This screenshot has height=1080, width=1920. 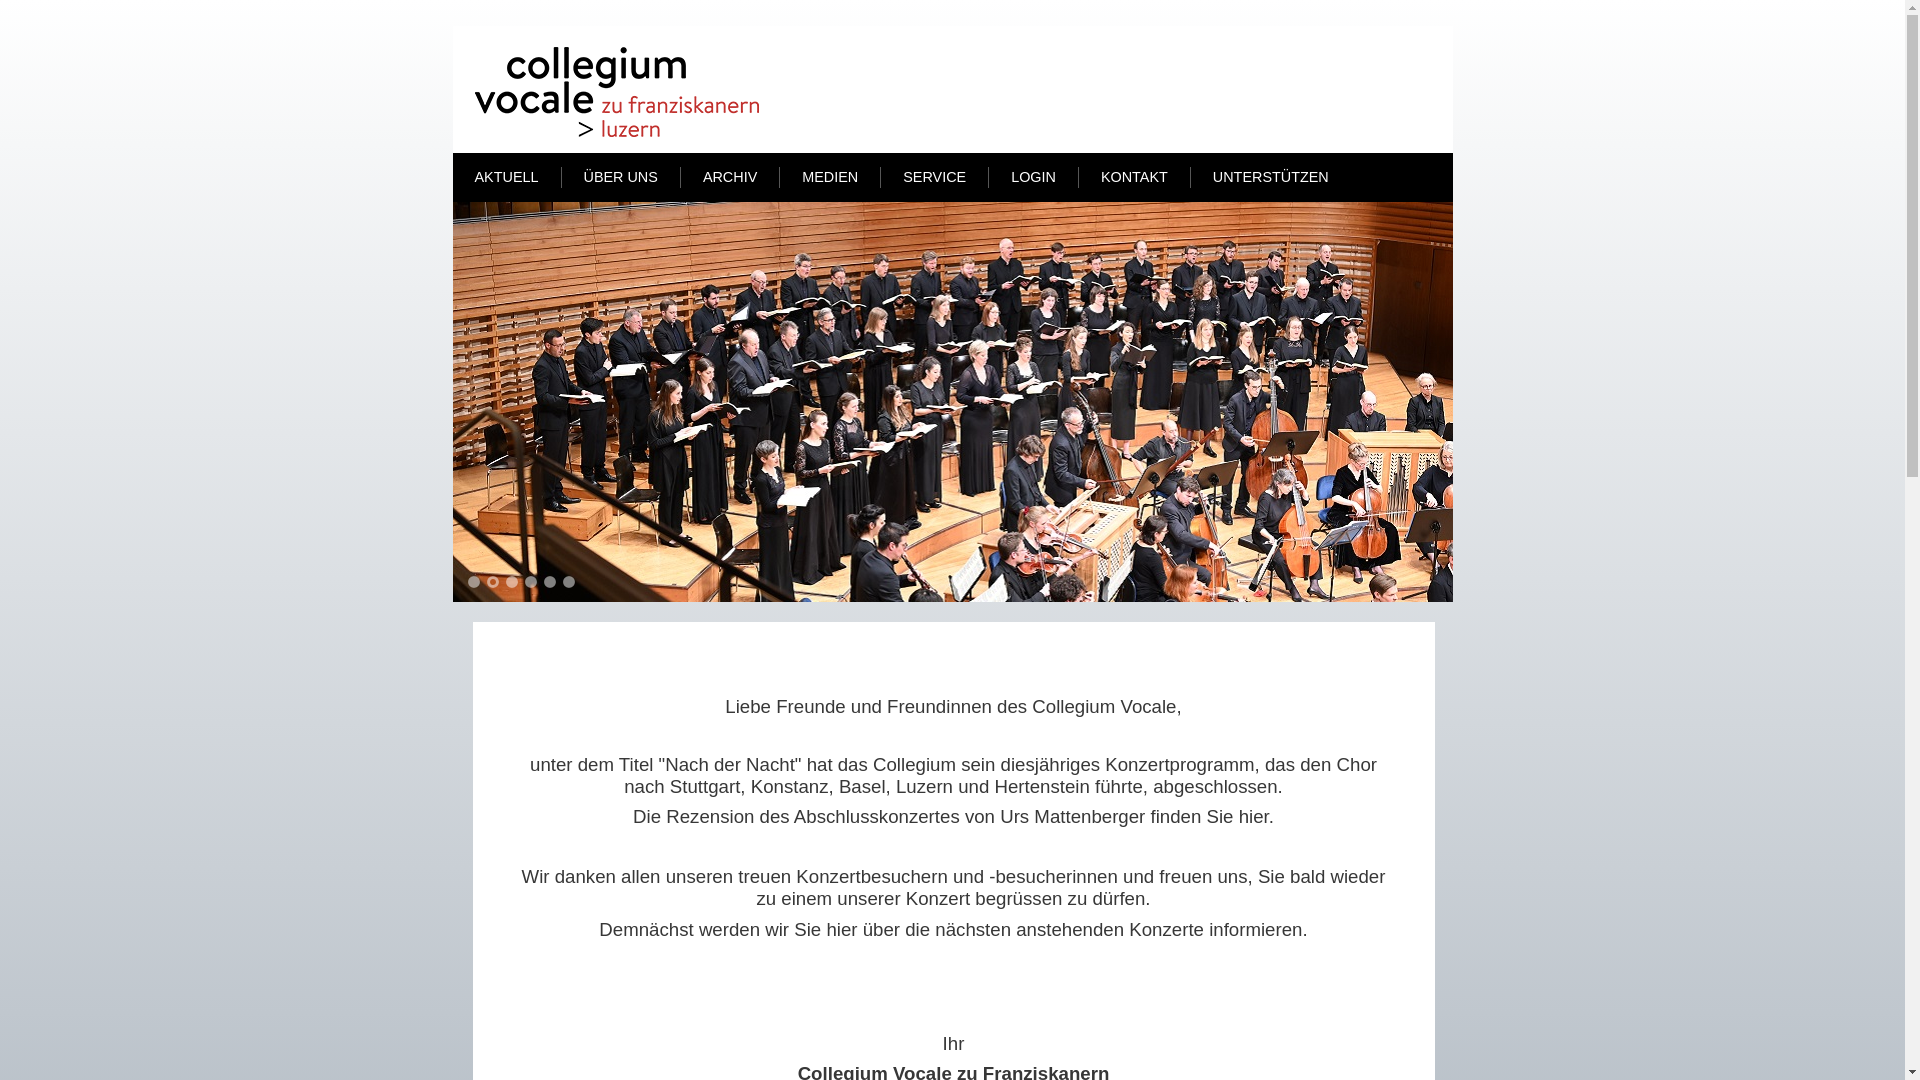 I want to click on '1', so click(x=473, y=582).